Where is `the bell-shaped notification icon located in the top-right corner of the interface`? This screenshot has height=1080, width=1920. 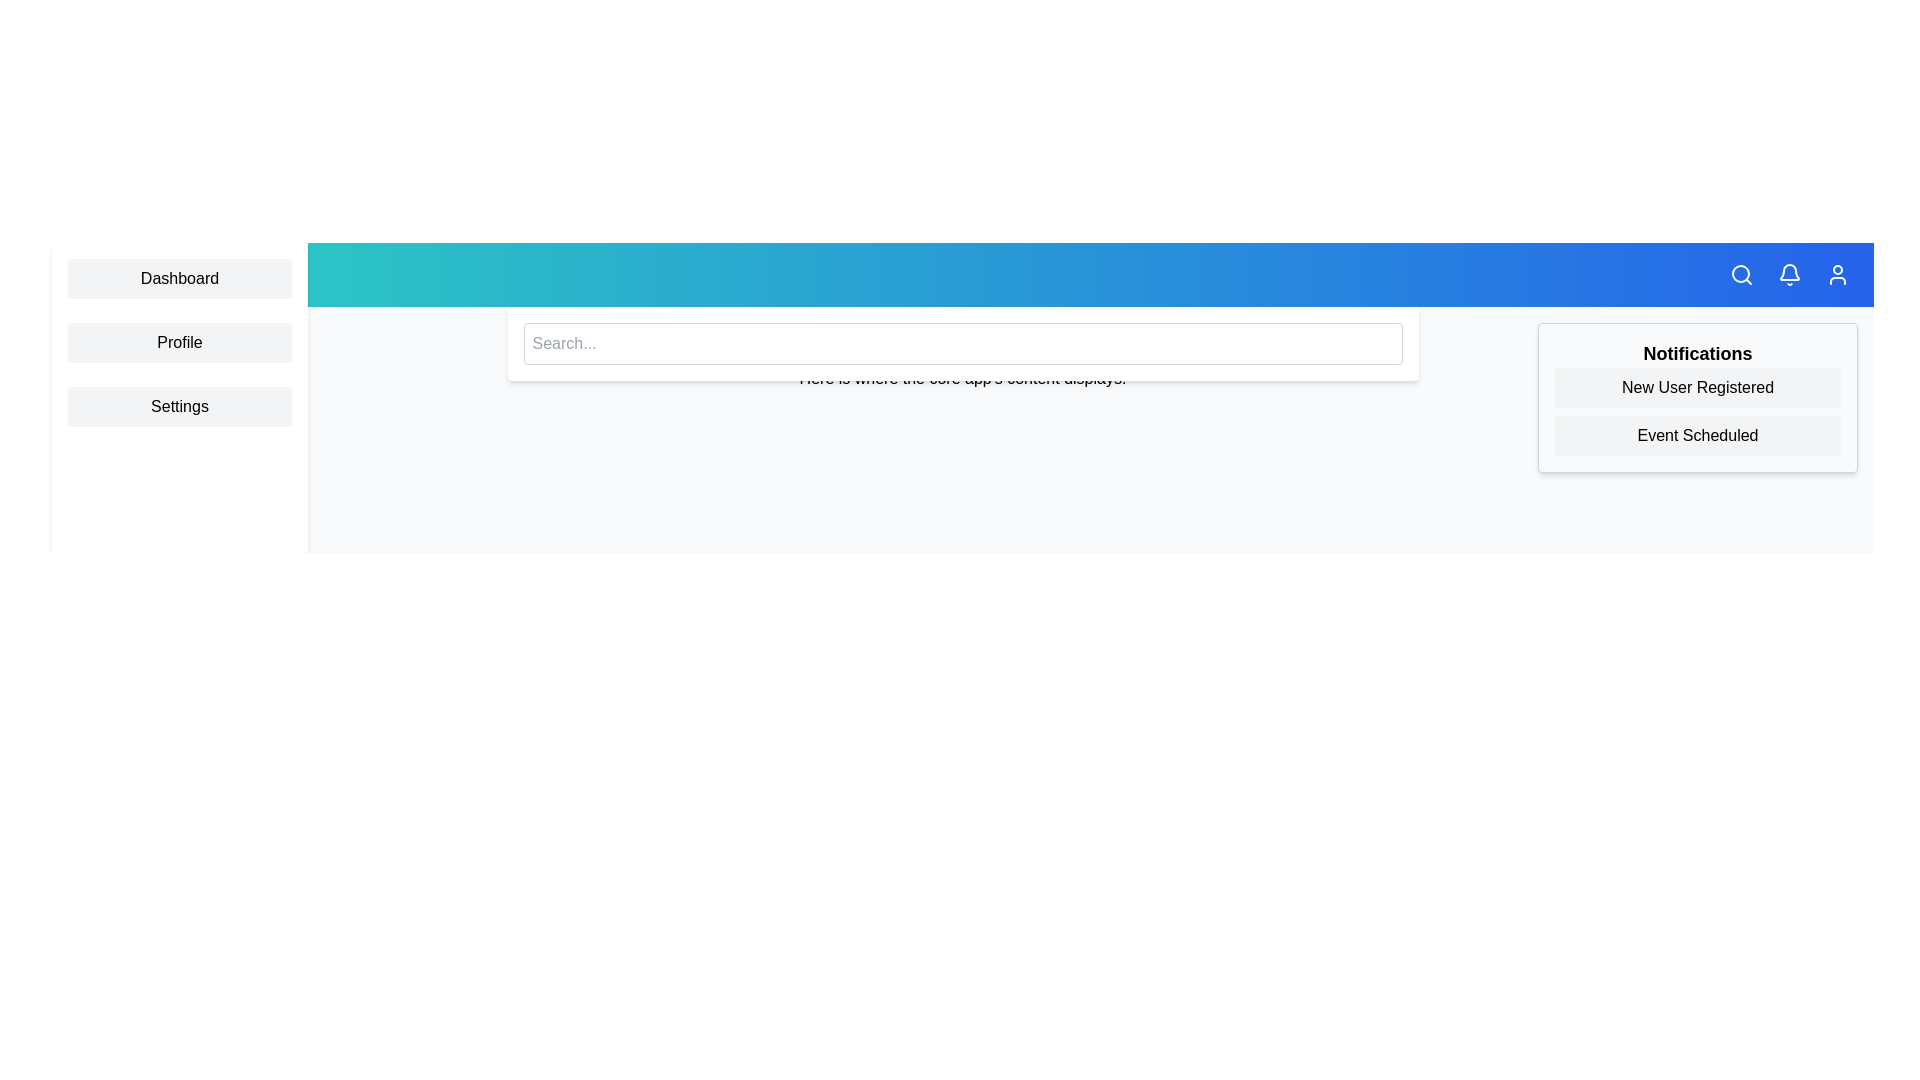 the bell-shaped notification icon located in the top-right corner of the interface is located at coordinates (1790, 274).